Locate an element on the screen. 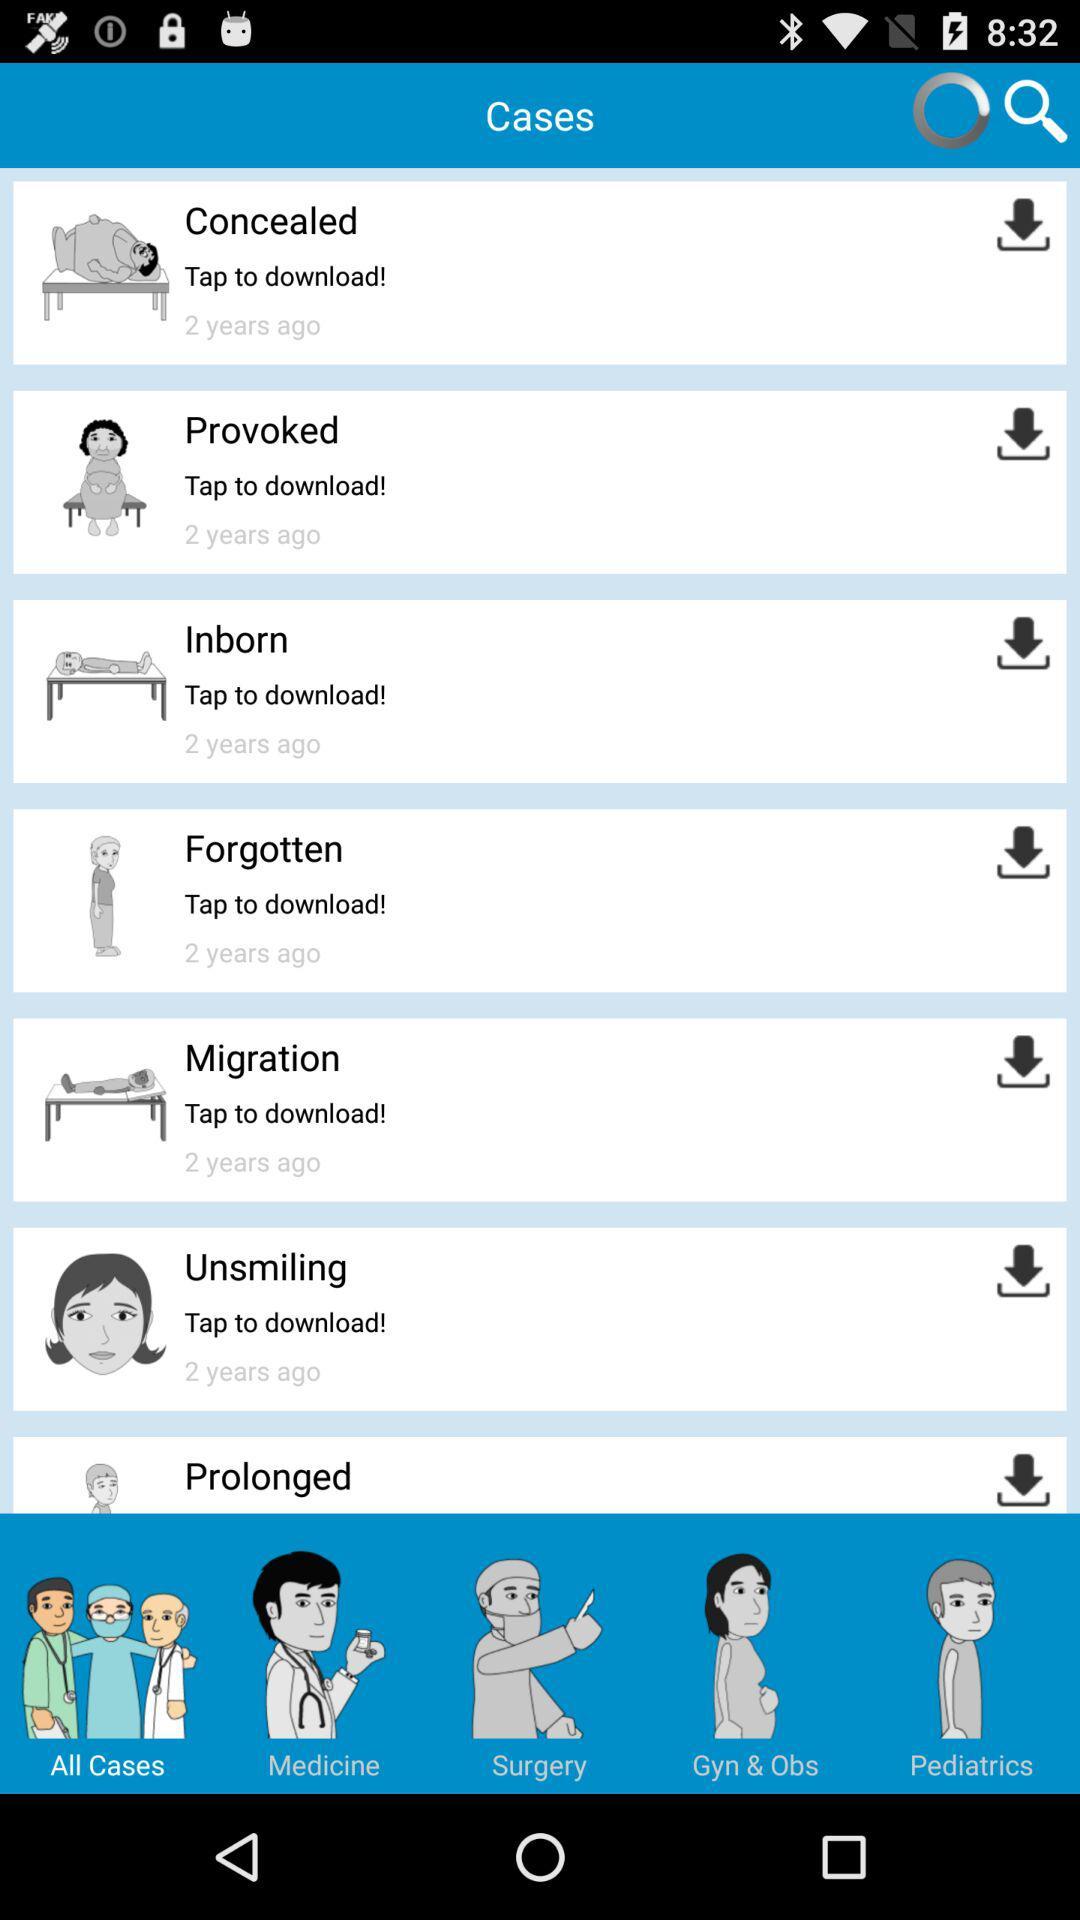 The image size is (1080, 1920). concealed app is located at coordinates (271, 219).